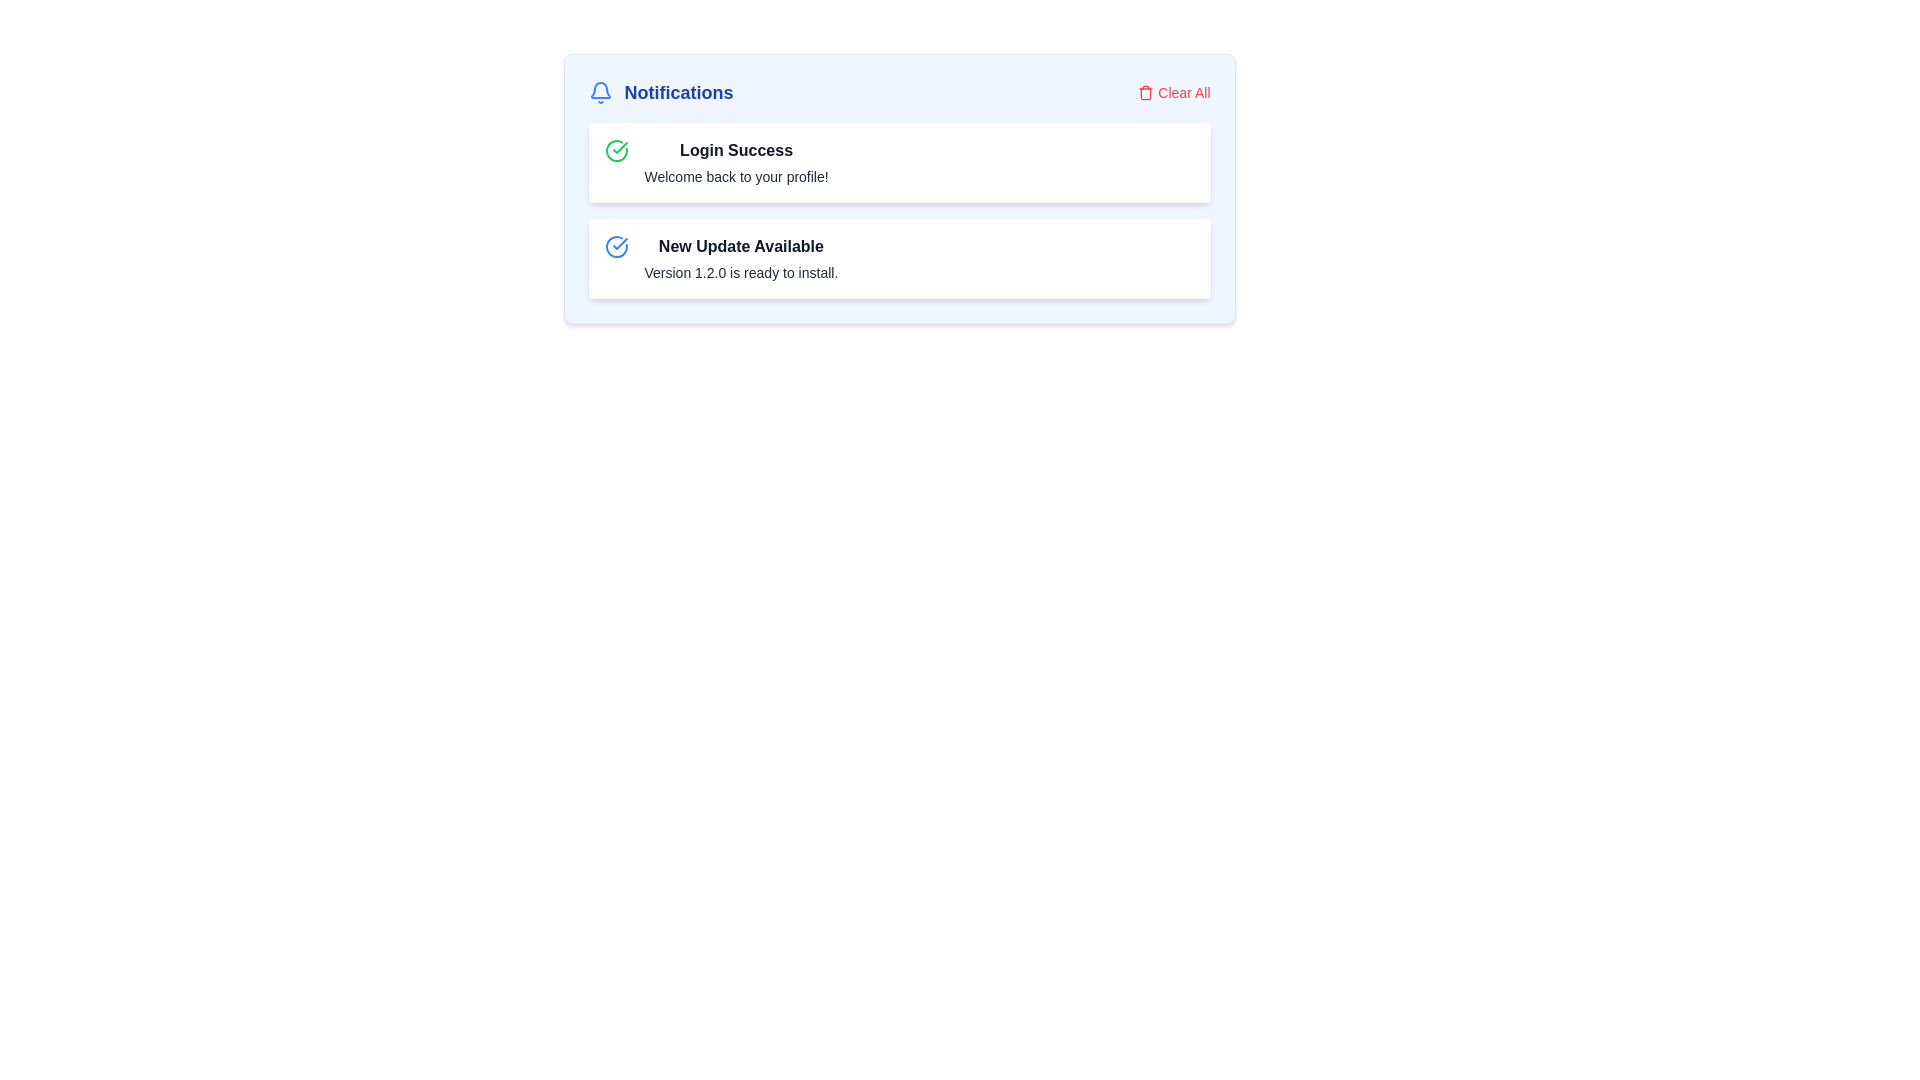  What do you see at coordinates (735, 161) in the screenshot?
I see `success message from the notification text block located at the topmost slot of the notification card, directly below the green circular icon with a checkmark` at bounding box center [735, 161].